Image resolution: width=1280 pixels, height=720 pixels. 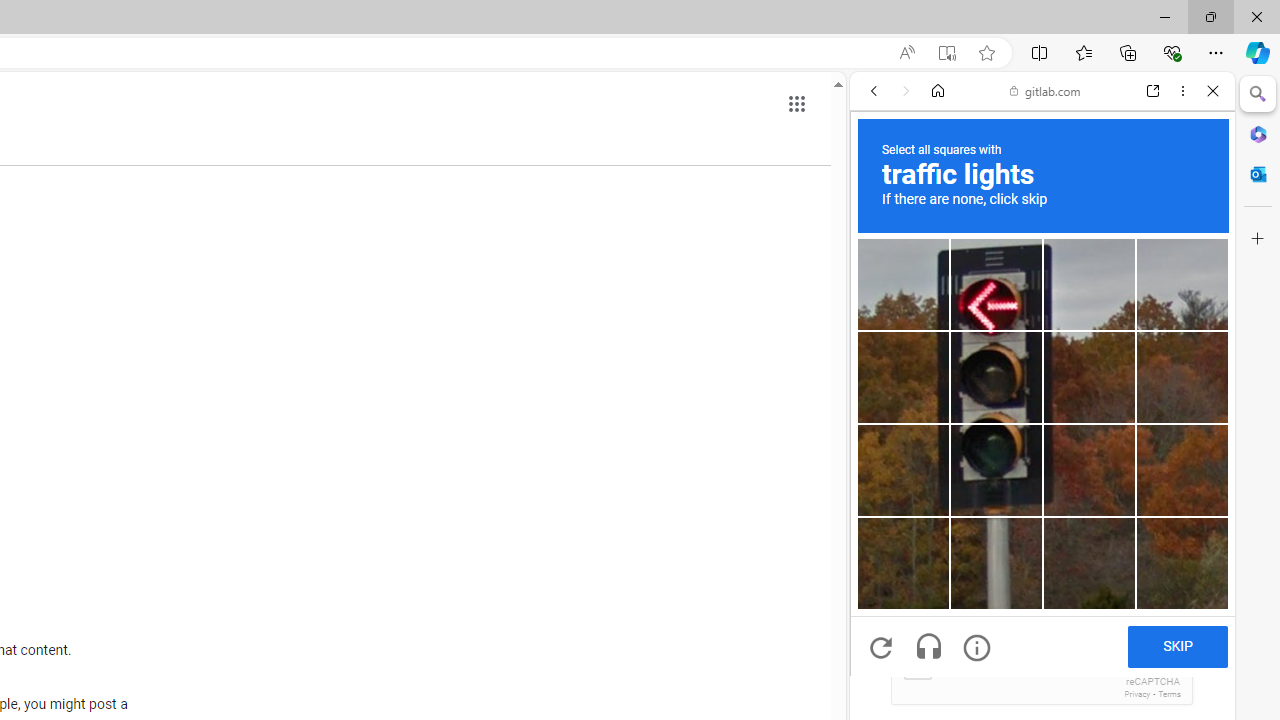 I want to click on 'Terms', so click(x=1169, y=693).